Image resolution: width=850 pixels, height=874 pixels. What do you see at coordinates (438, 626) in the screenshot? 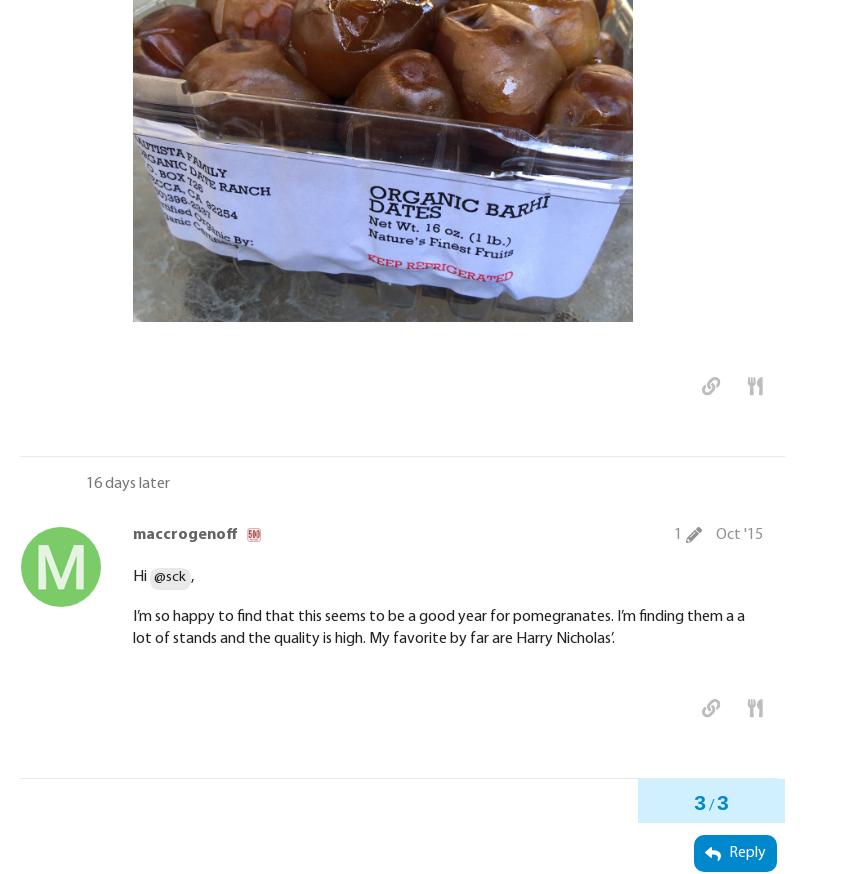
I see `'I’m so happy to find that this seems to be a good year for pomegranates. I’m finding them a a lot of stands and the quality is high. My favorite by far are Harry Nicholas’.'` at bounding box center [438, 626].